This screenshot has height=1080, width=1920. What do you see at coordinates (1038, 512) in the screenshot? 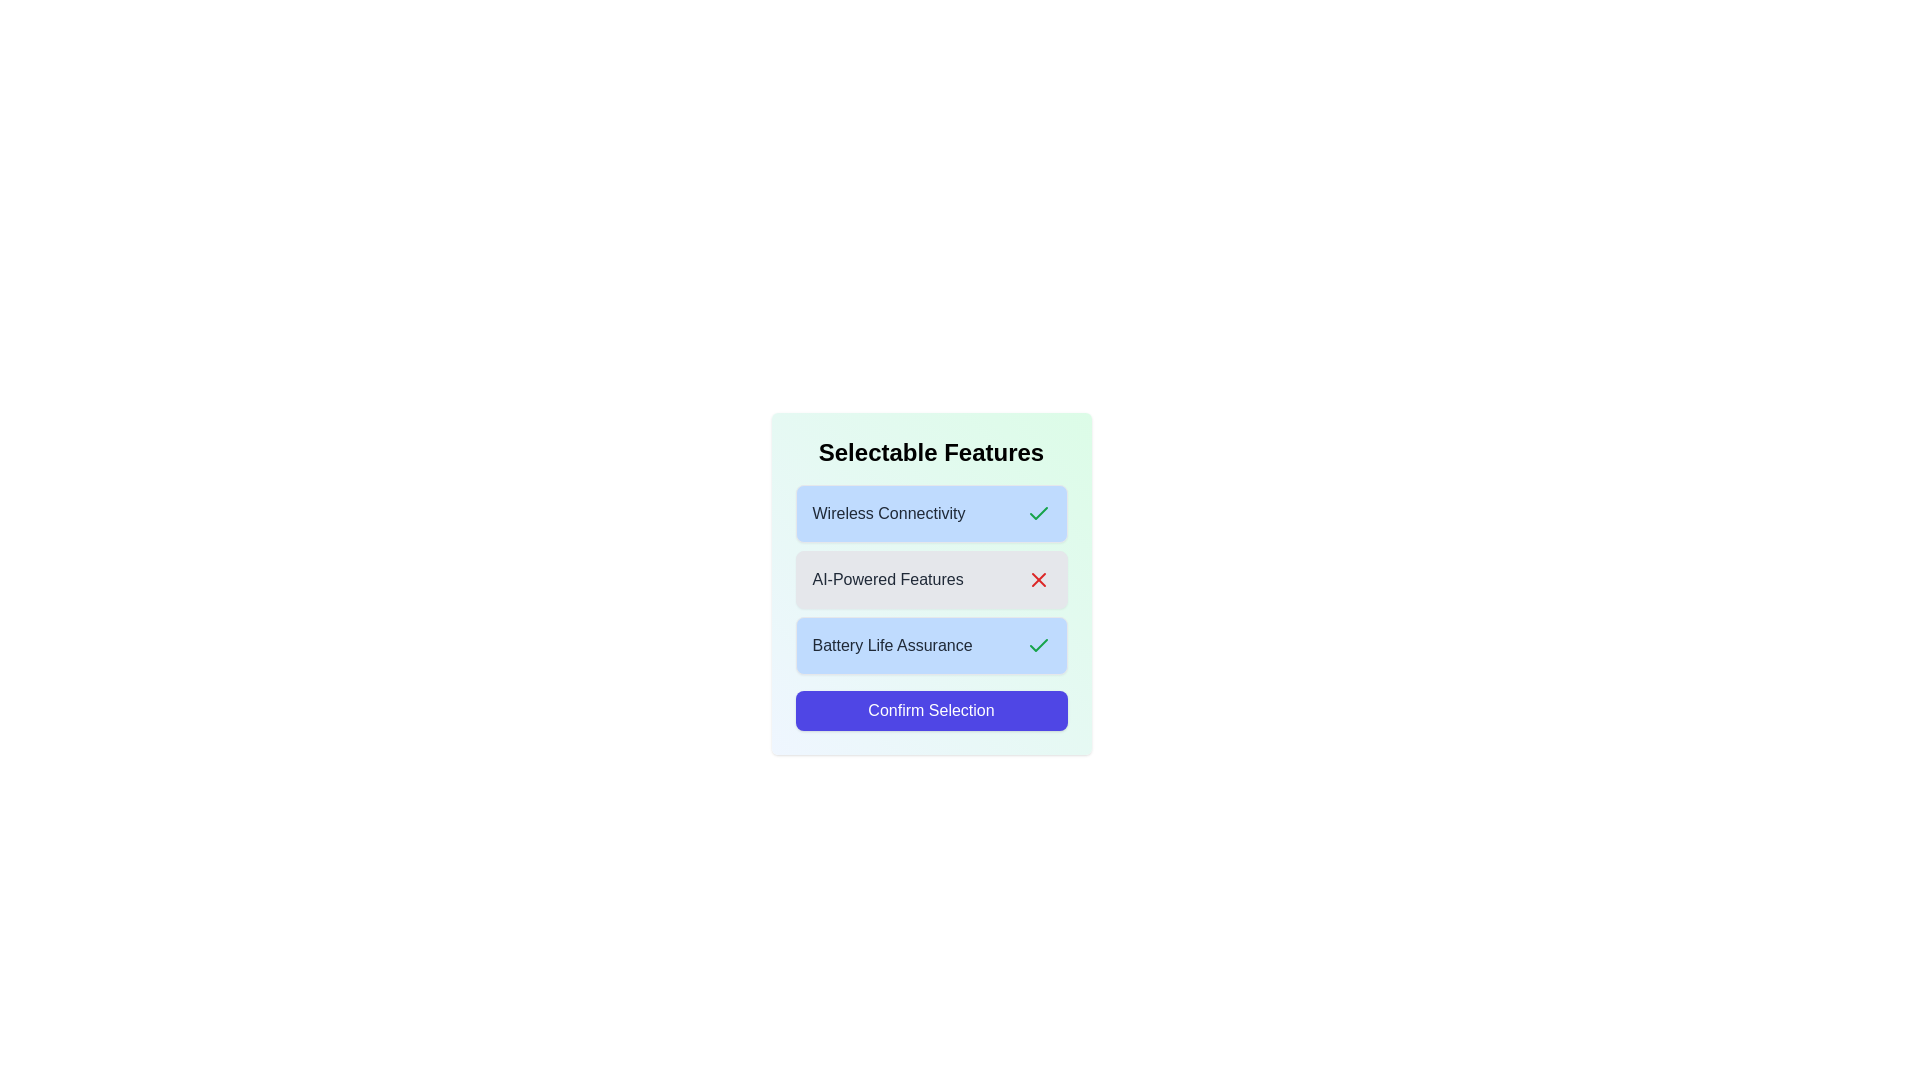
I see `the green checkmark icon indicating a completed state for the 'Wireless Connectivity' list item` at bounding box center [1038, 512].